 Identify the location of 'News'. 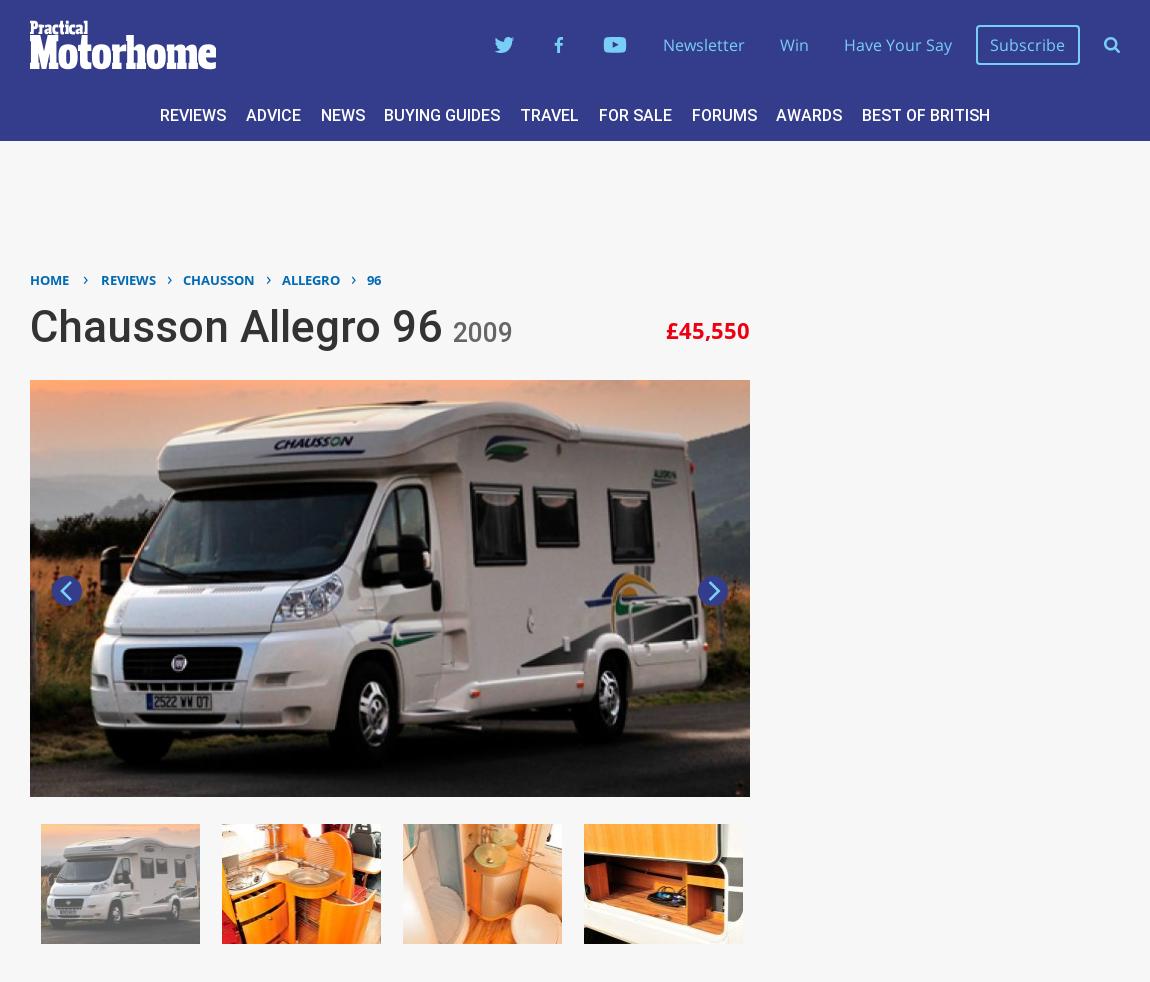
(342, 113).